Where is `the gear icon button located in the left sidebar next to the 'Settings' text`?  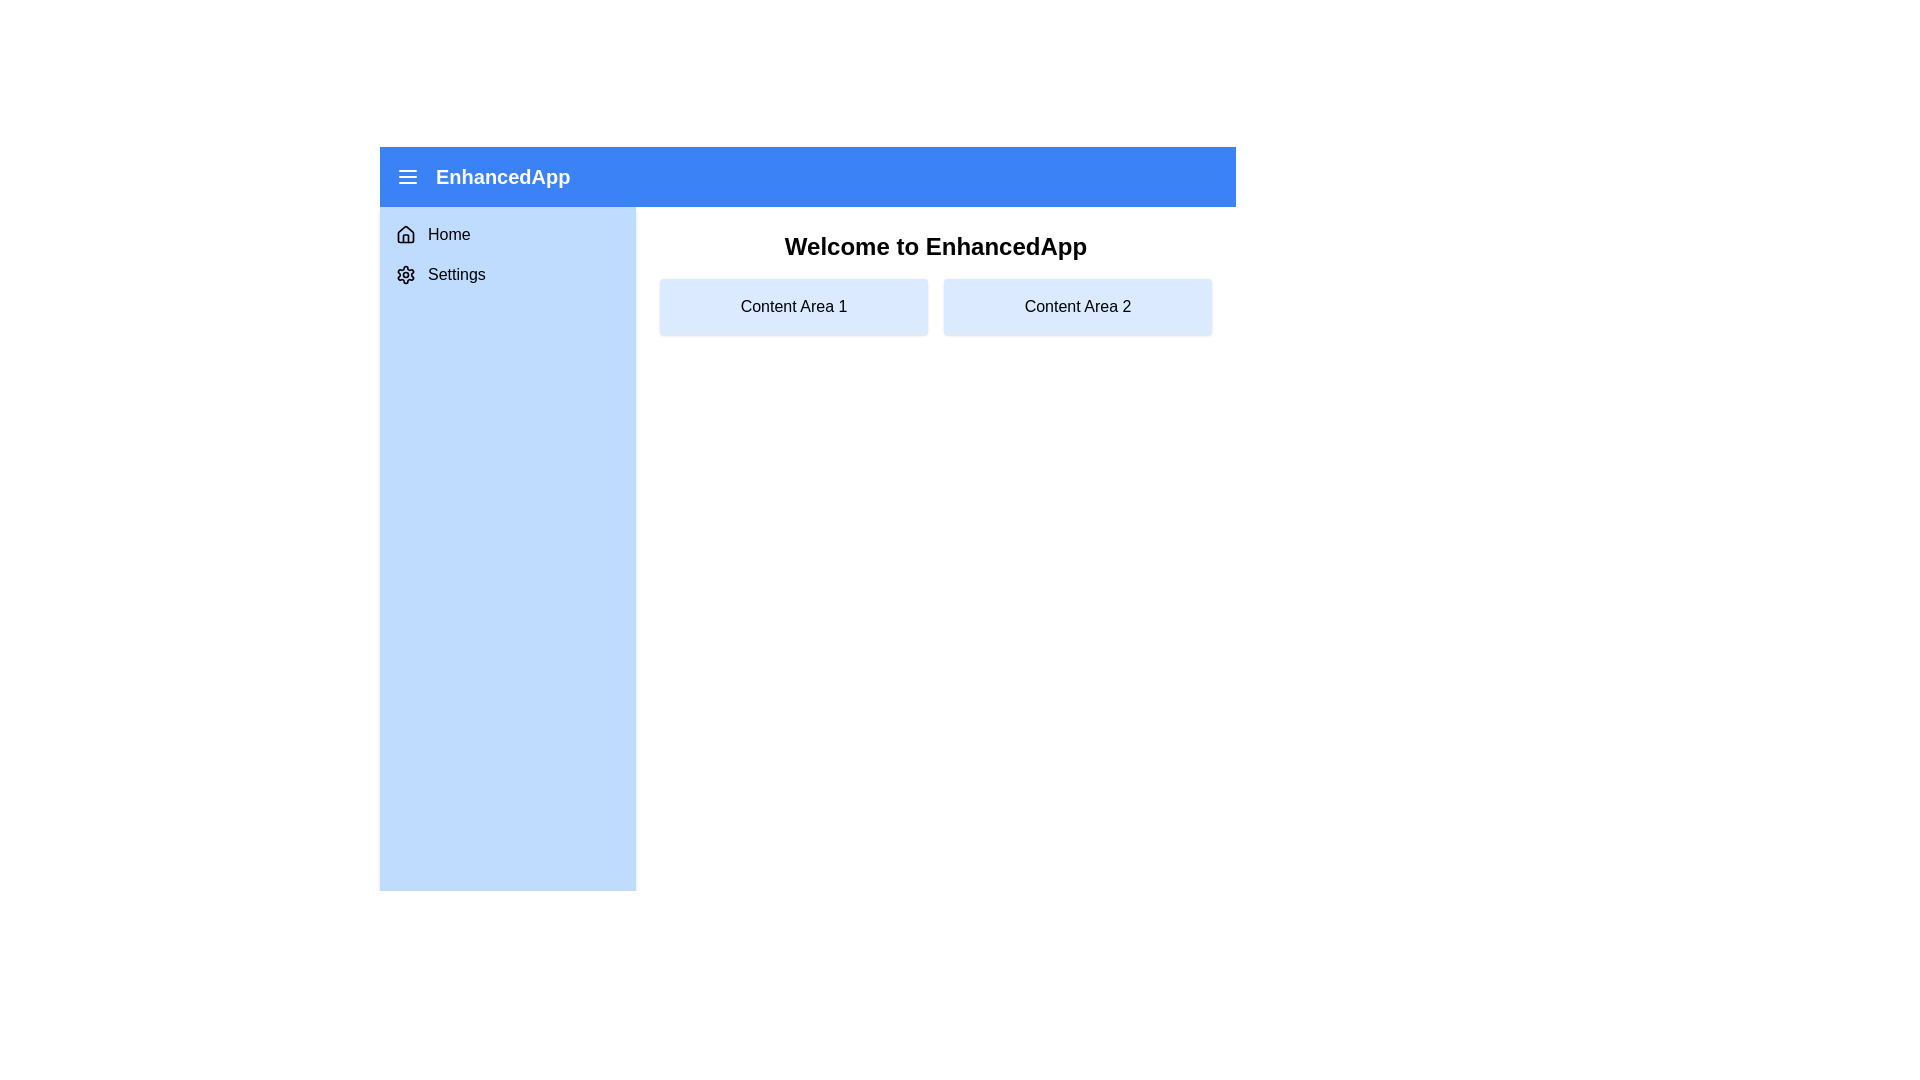
the gear icon button located in the left sidebar next to the 'Settings' text is located at coordinates (405, 274).